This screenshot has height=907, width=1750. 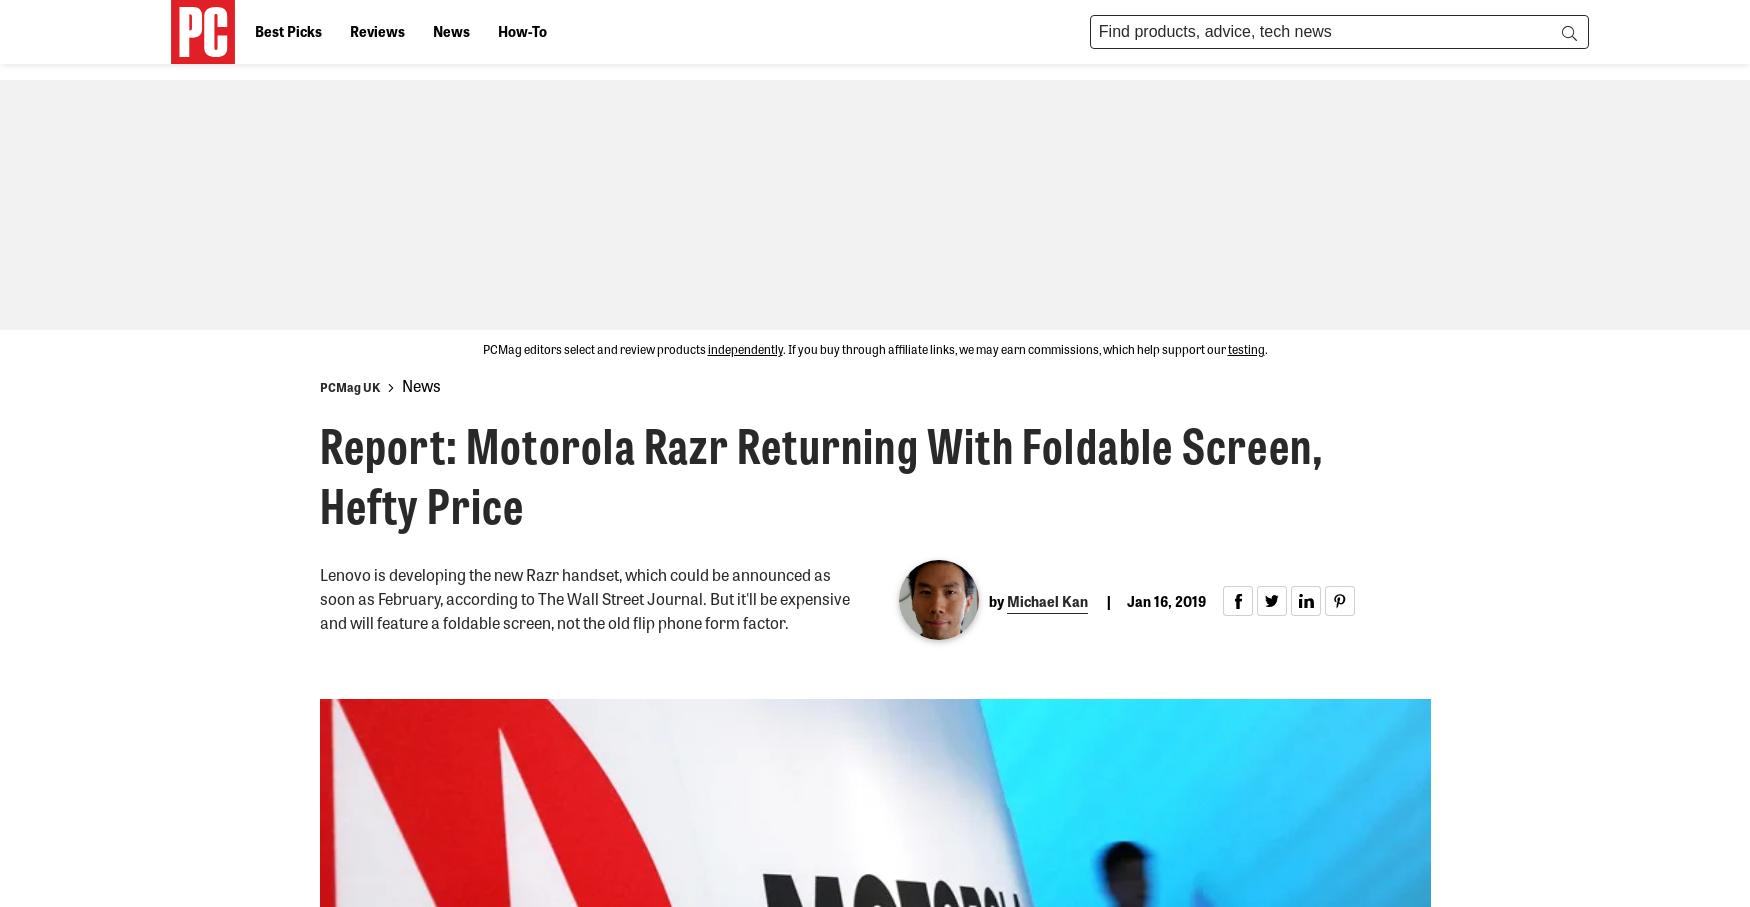 I want to click on 'by', so click(x=998, y=599).